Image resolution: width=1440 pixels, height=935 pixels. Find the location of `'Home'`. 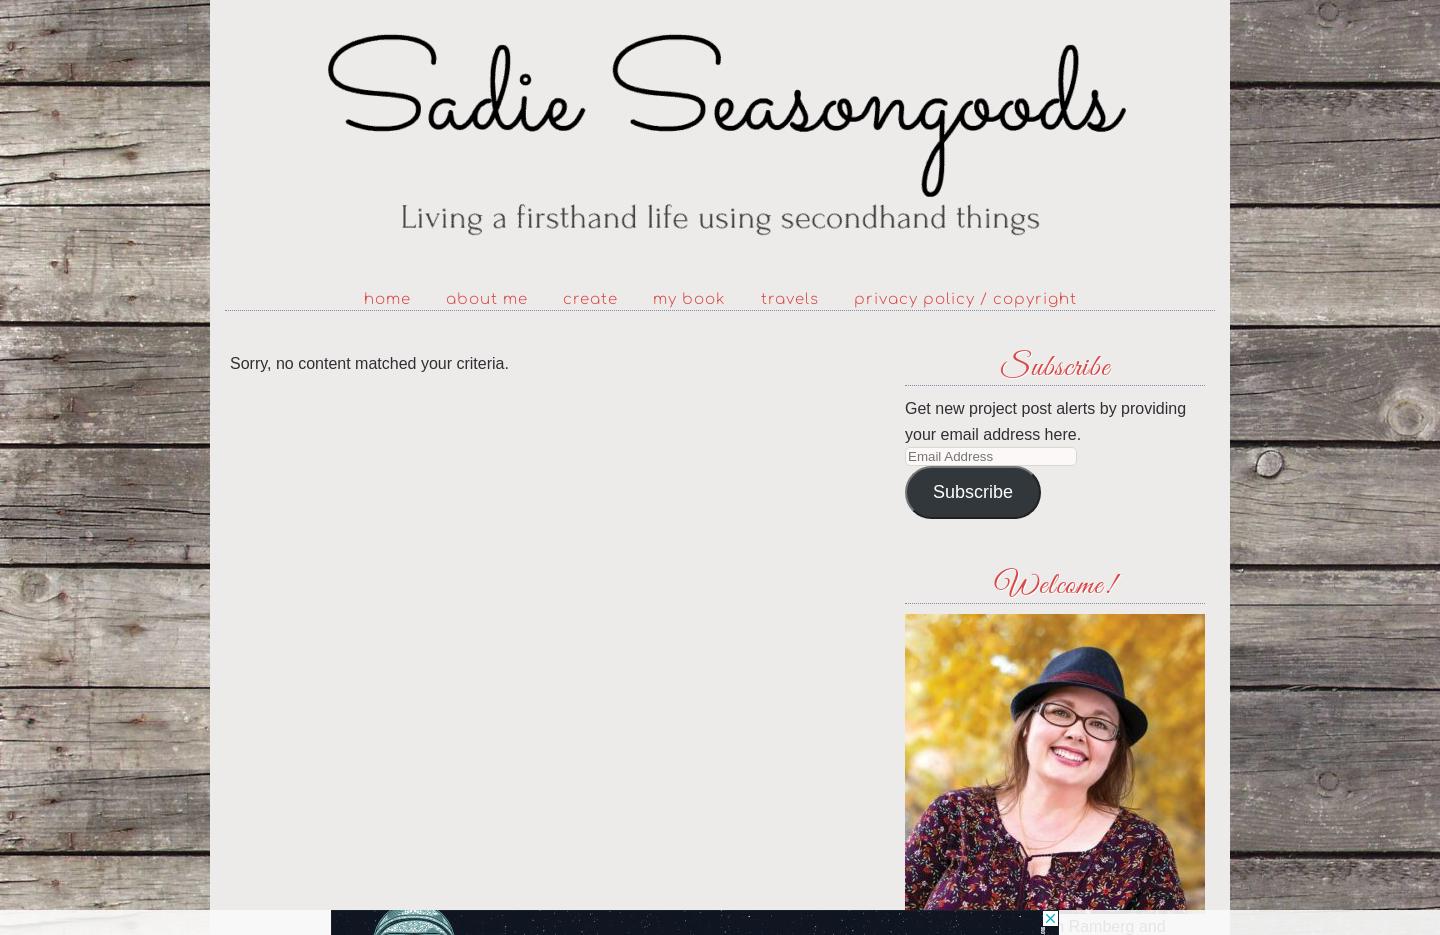

'Home' is located at coordinates (385, 299).